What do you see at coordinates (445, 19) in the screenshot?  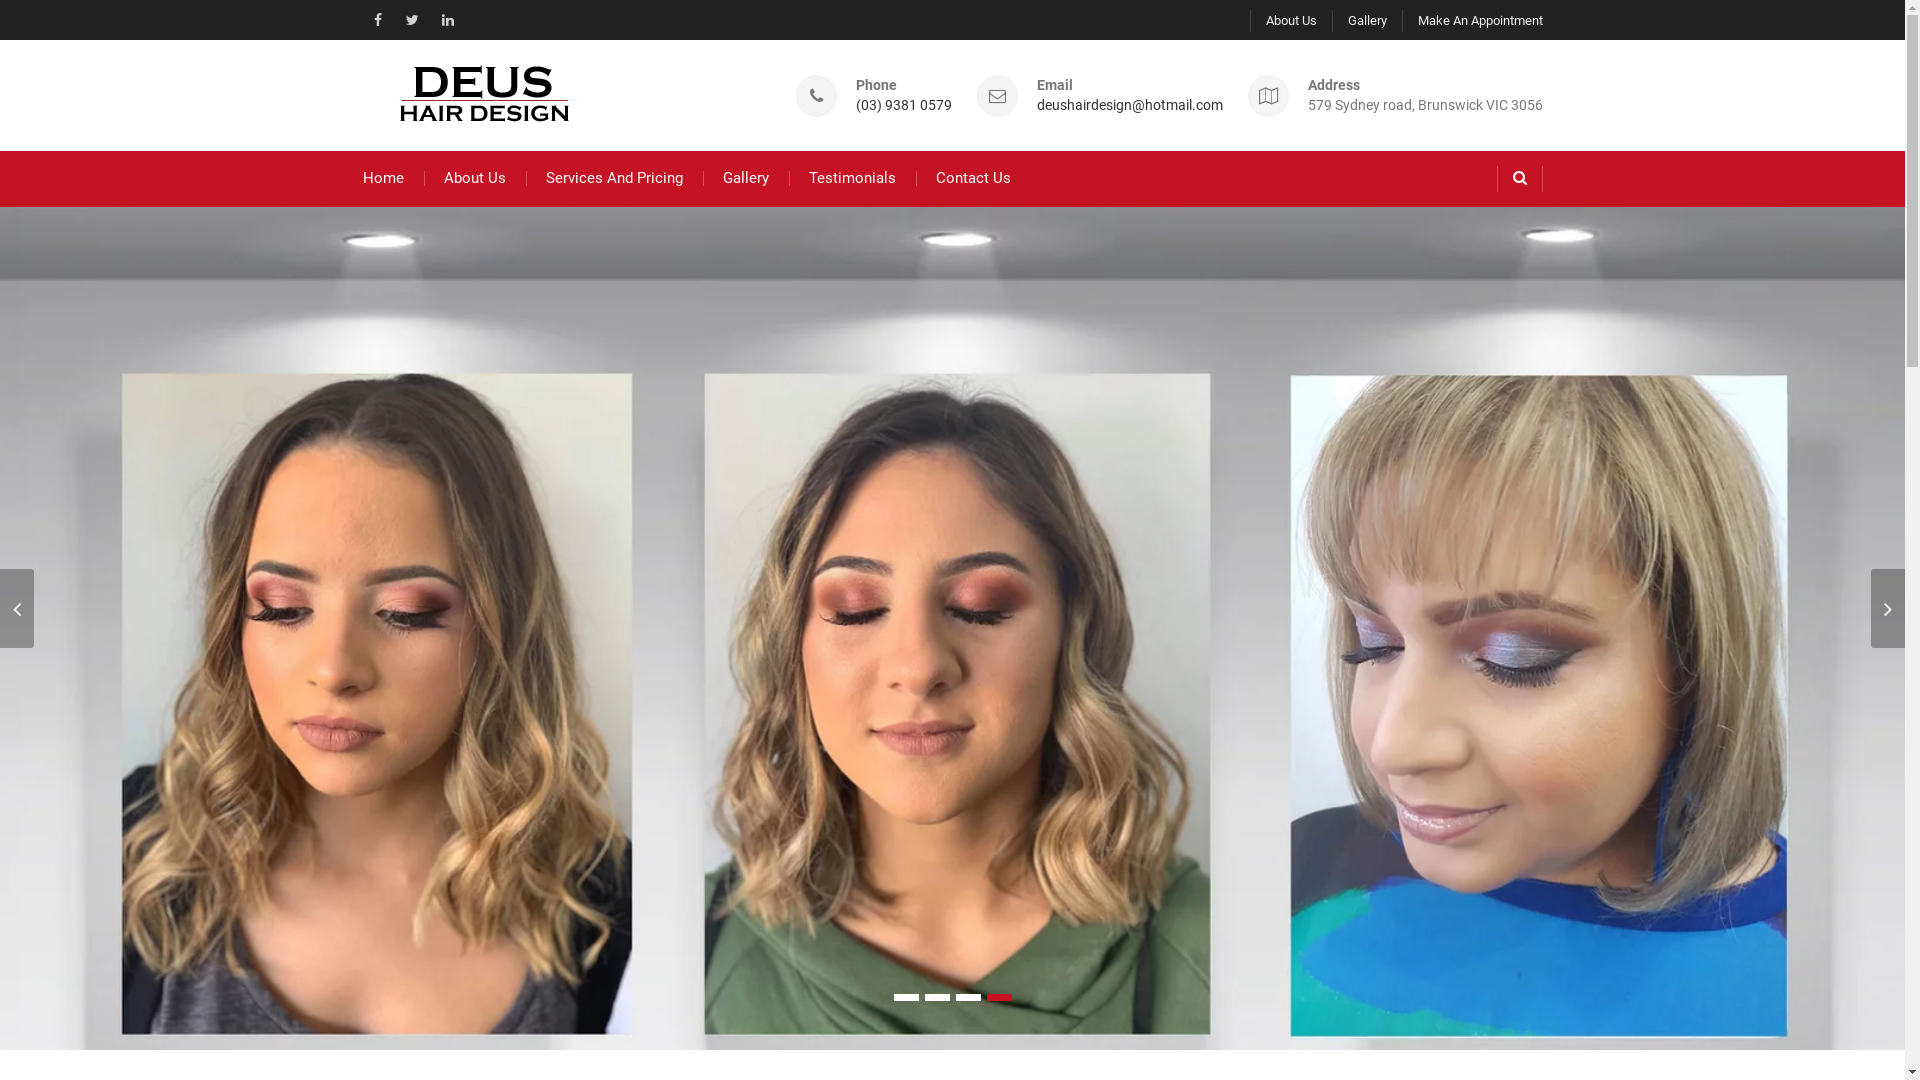 I see `'Linkedin'` at bounding box center [445, 19].